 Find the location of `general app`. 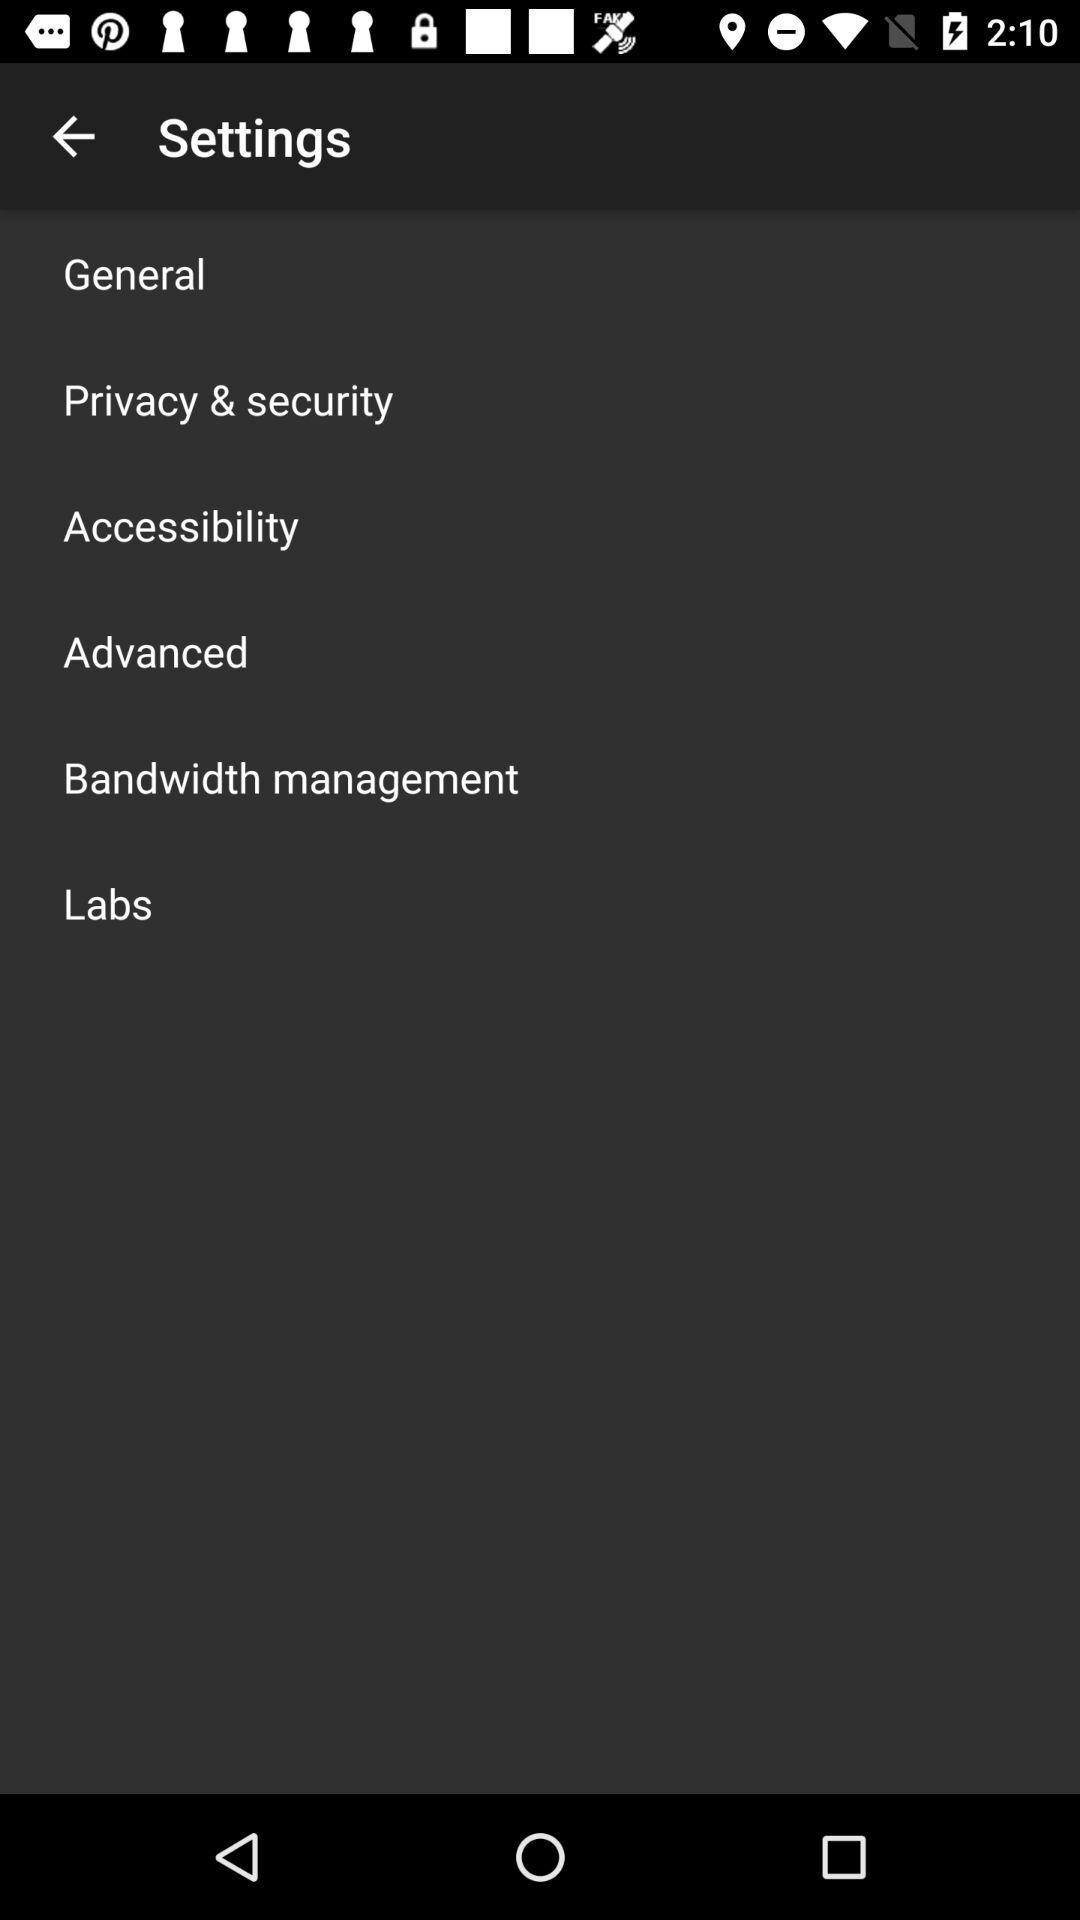

general app is located at coordinates (134, 272).